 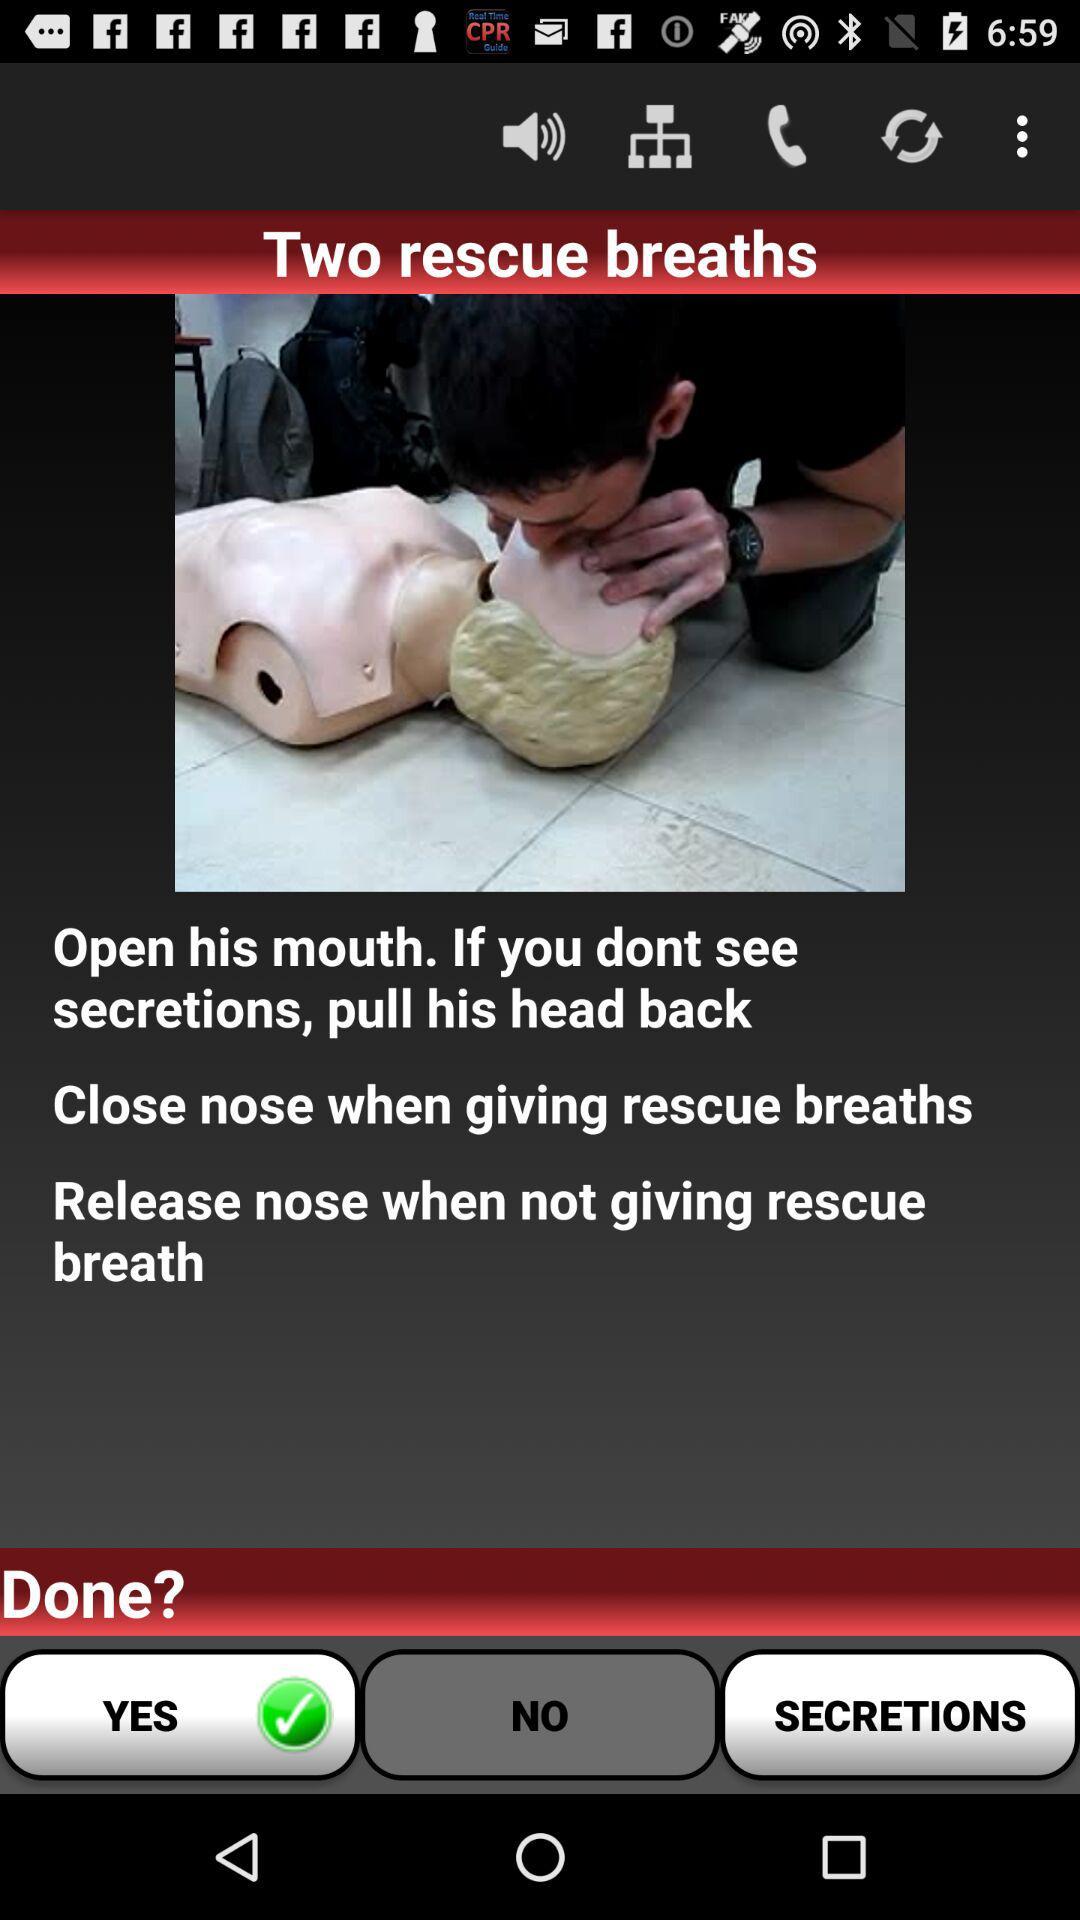 I want to click on icon below the done?, so click(x=540, y=1713).